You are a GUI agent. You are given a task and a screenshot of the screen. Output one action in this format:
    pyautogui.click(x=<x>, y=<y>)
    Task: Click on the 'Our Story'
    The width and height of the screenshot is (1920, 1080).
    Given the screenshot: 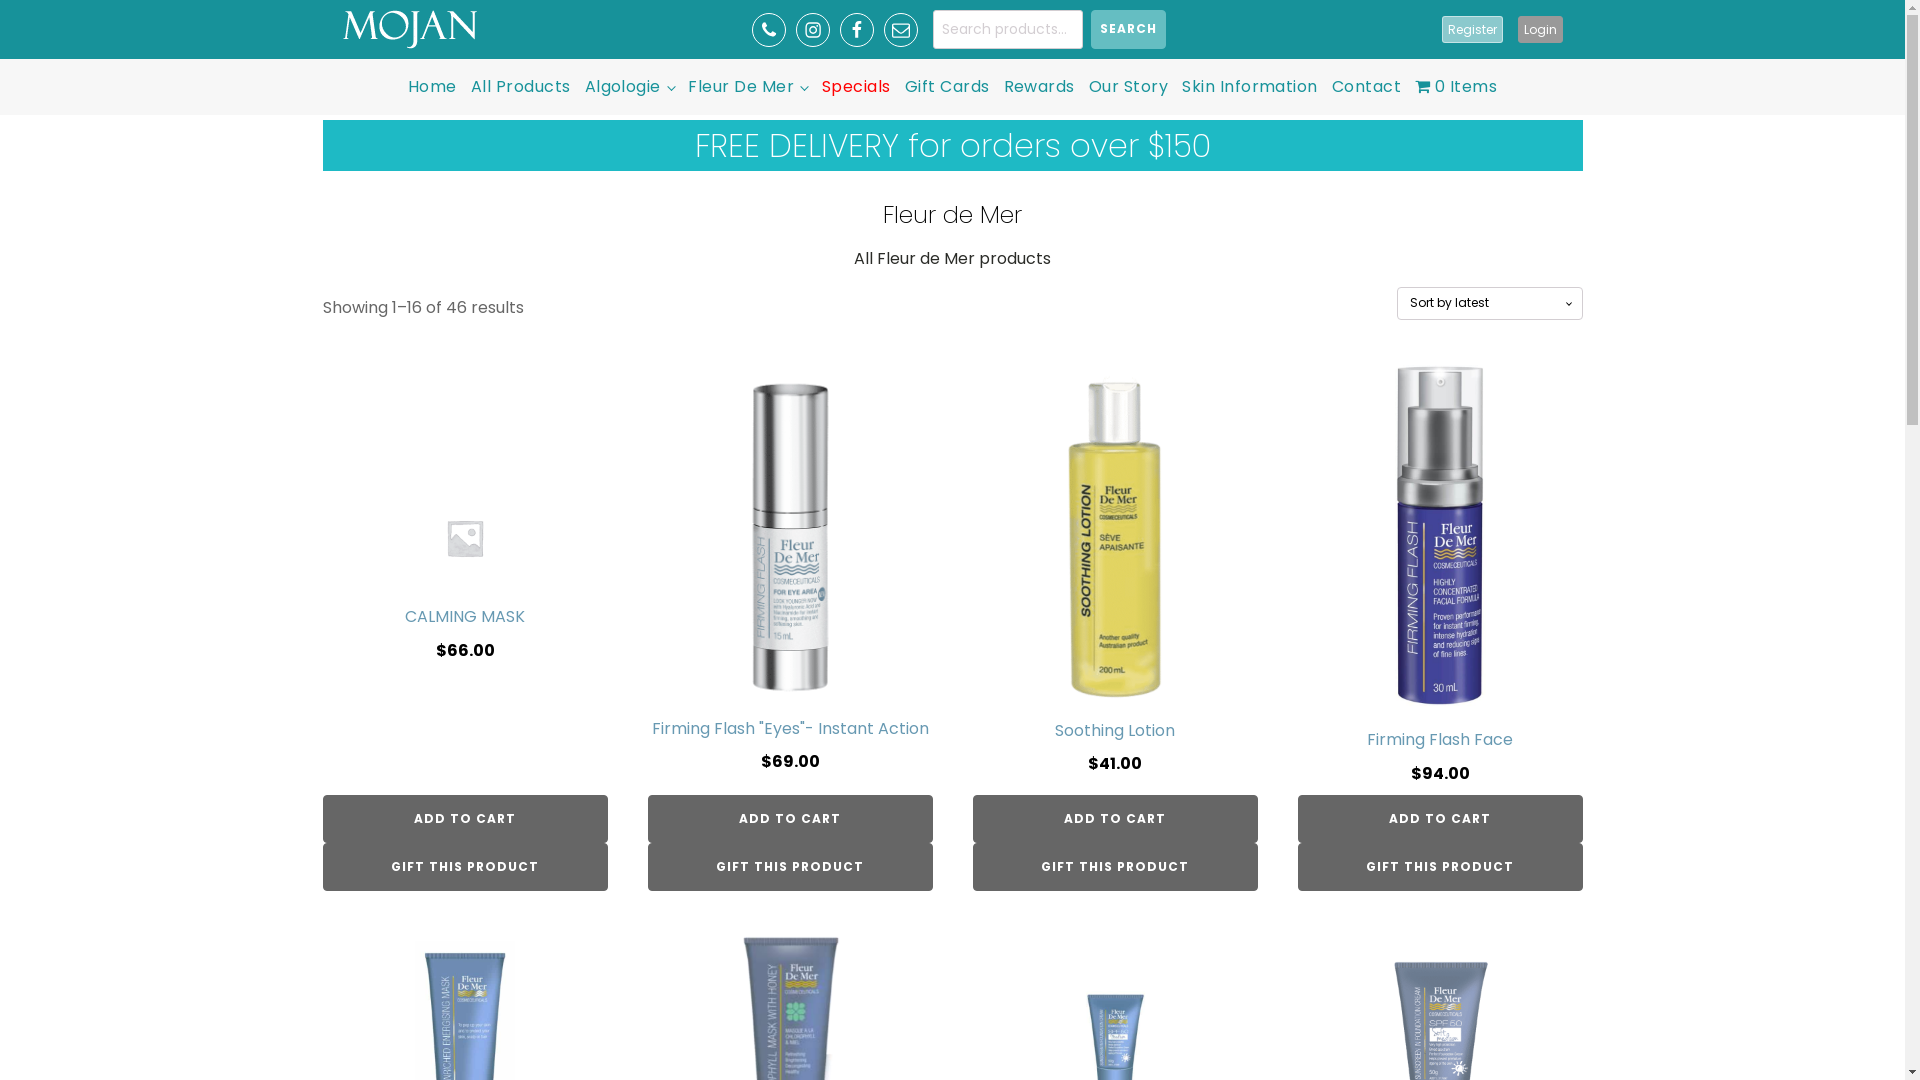 What is the action you would take?
    pyautogui.click(x=1128, y=86)
    